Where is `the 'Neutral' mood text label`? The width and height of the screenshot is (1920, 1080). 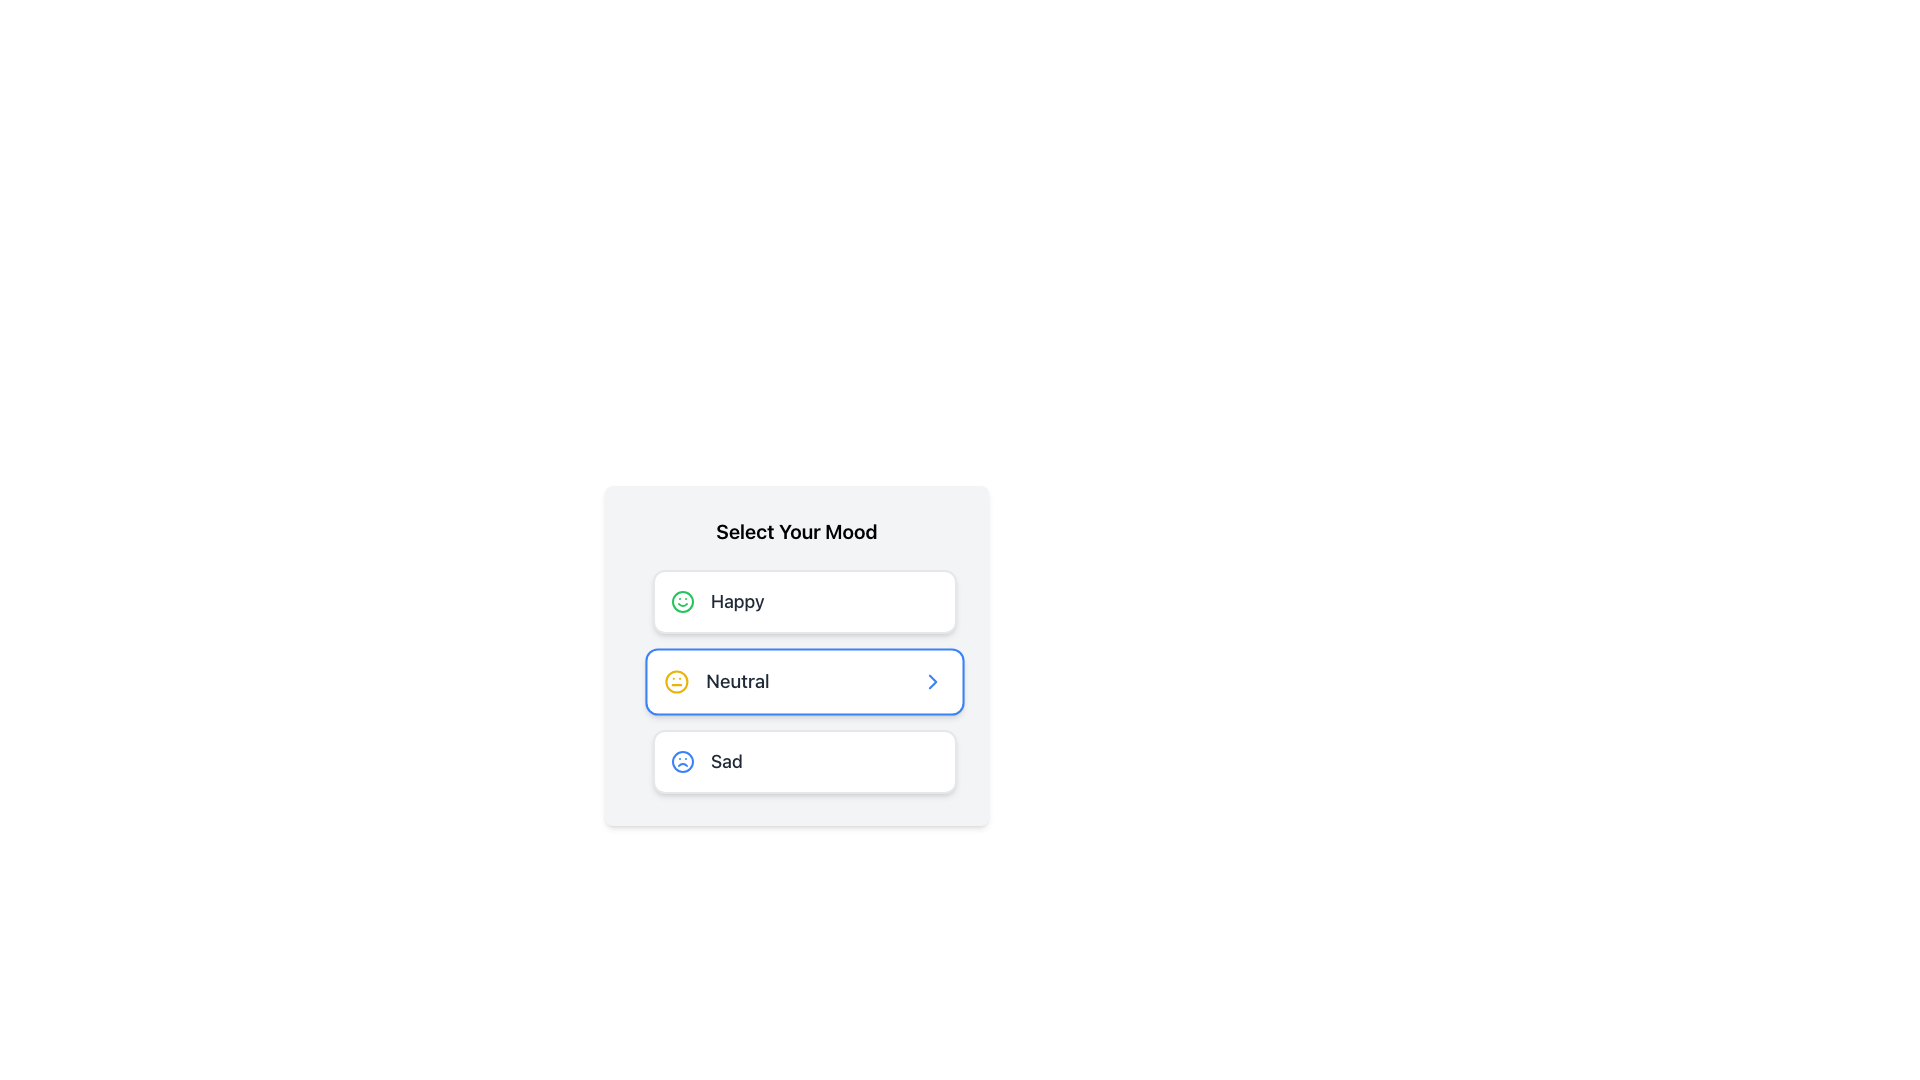 the 'Neutral' mood text label is located at coordinates (736, 681).